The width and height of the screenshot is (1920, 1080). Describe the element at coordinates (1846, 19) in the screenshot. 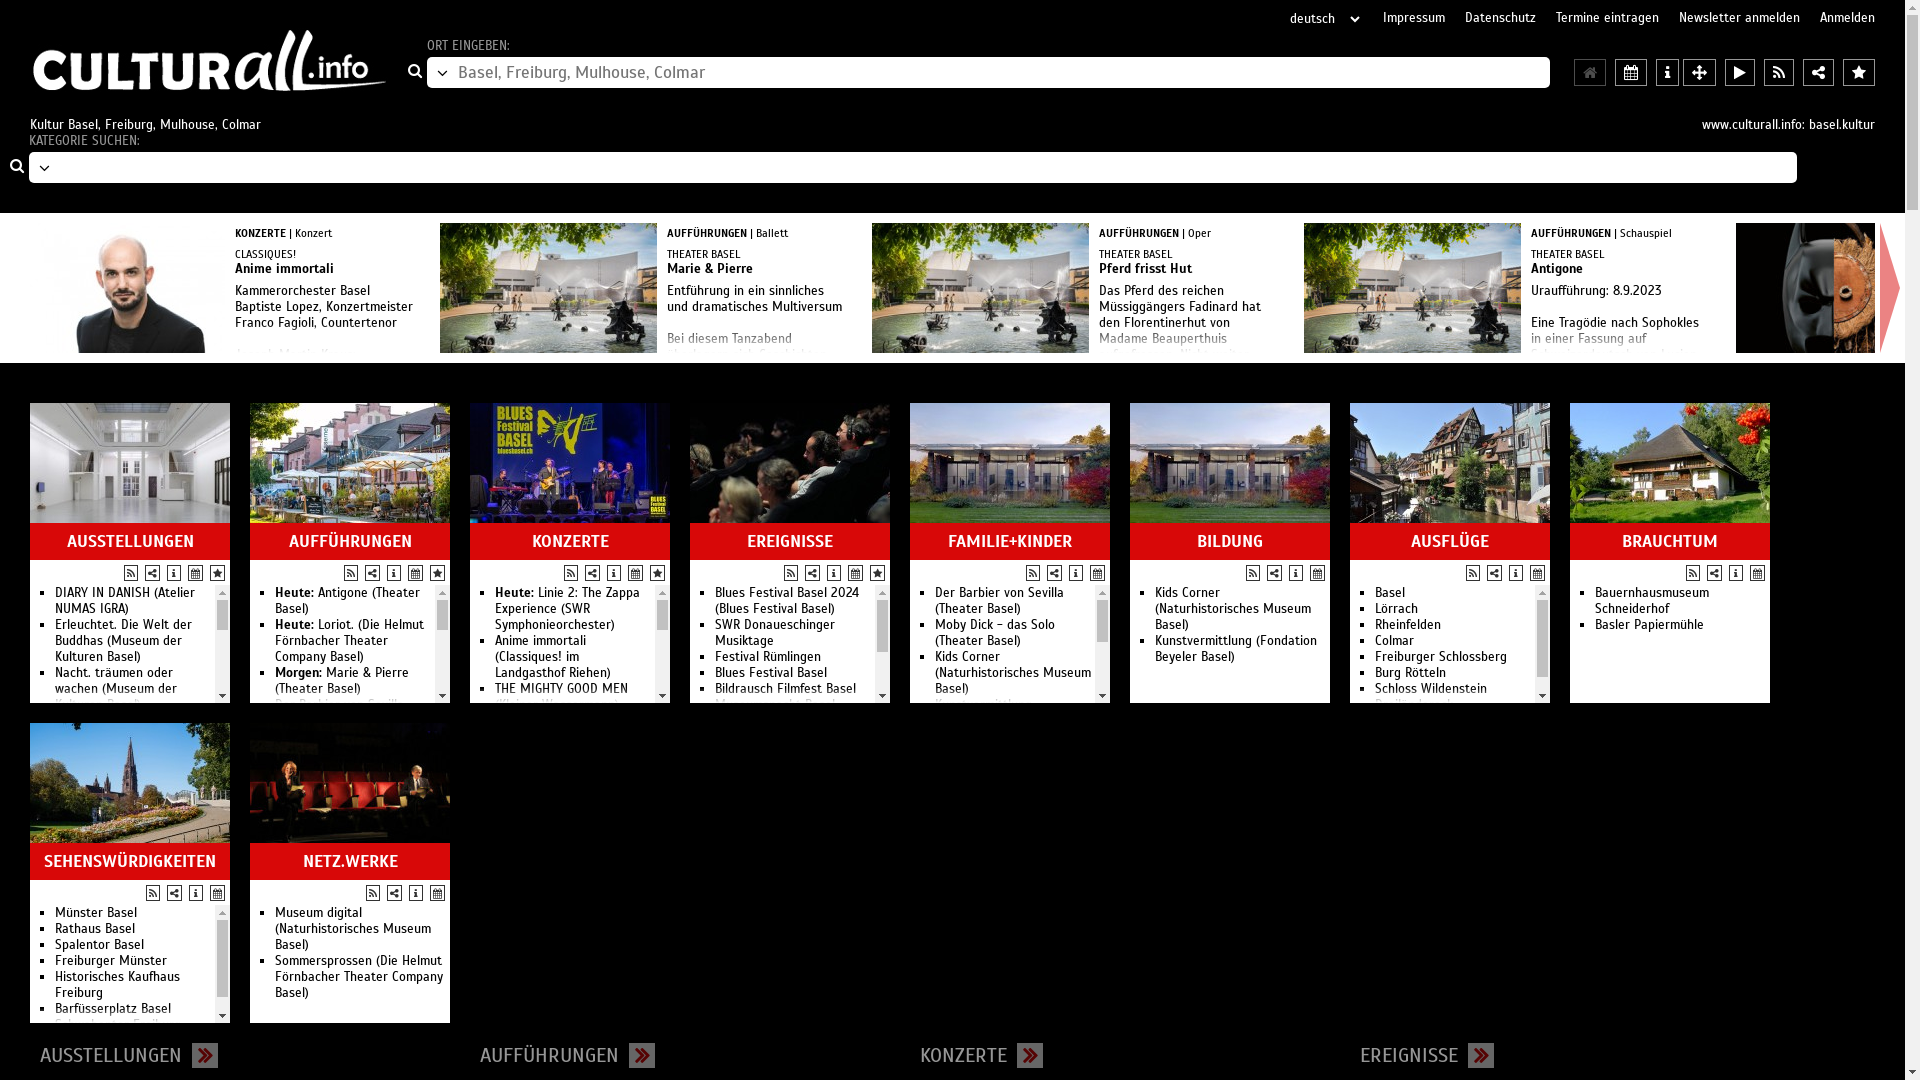

I see `'Anmelden'` at that location.